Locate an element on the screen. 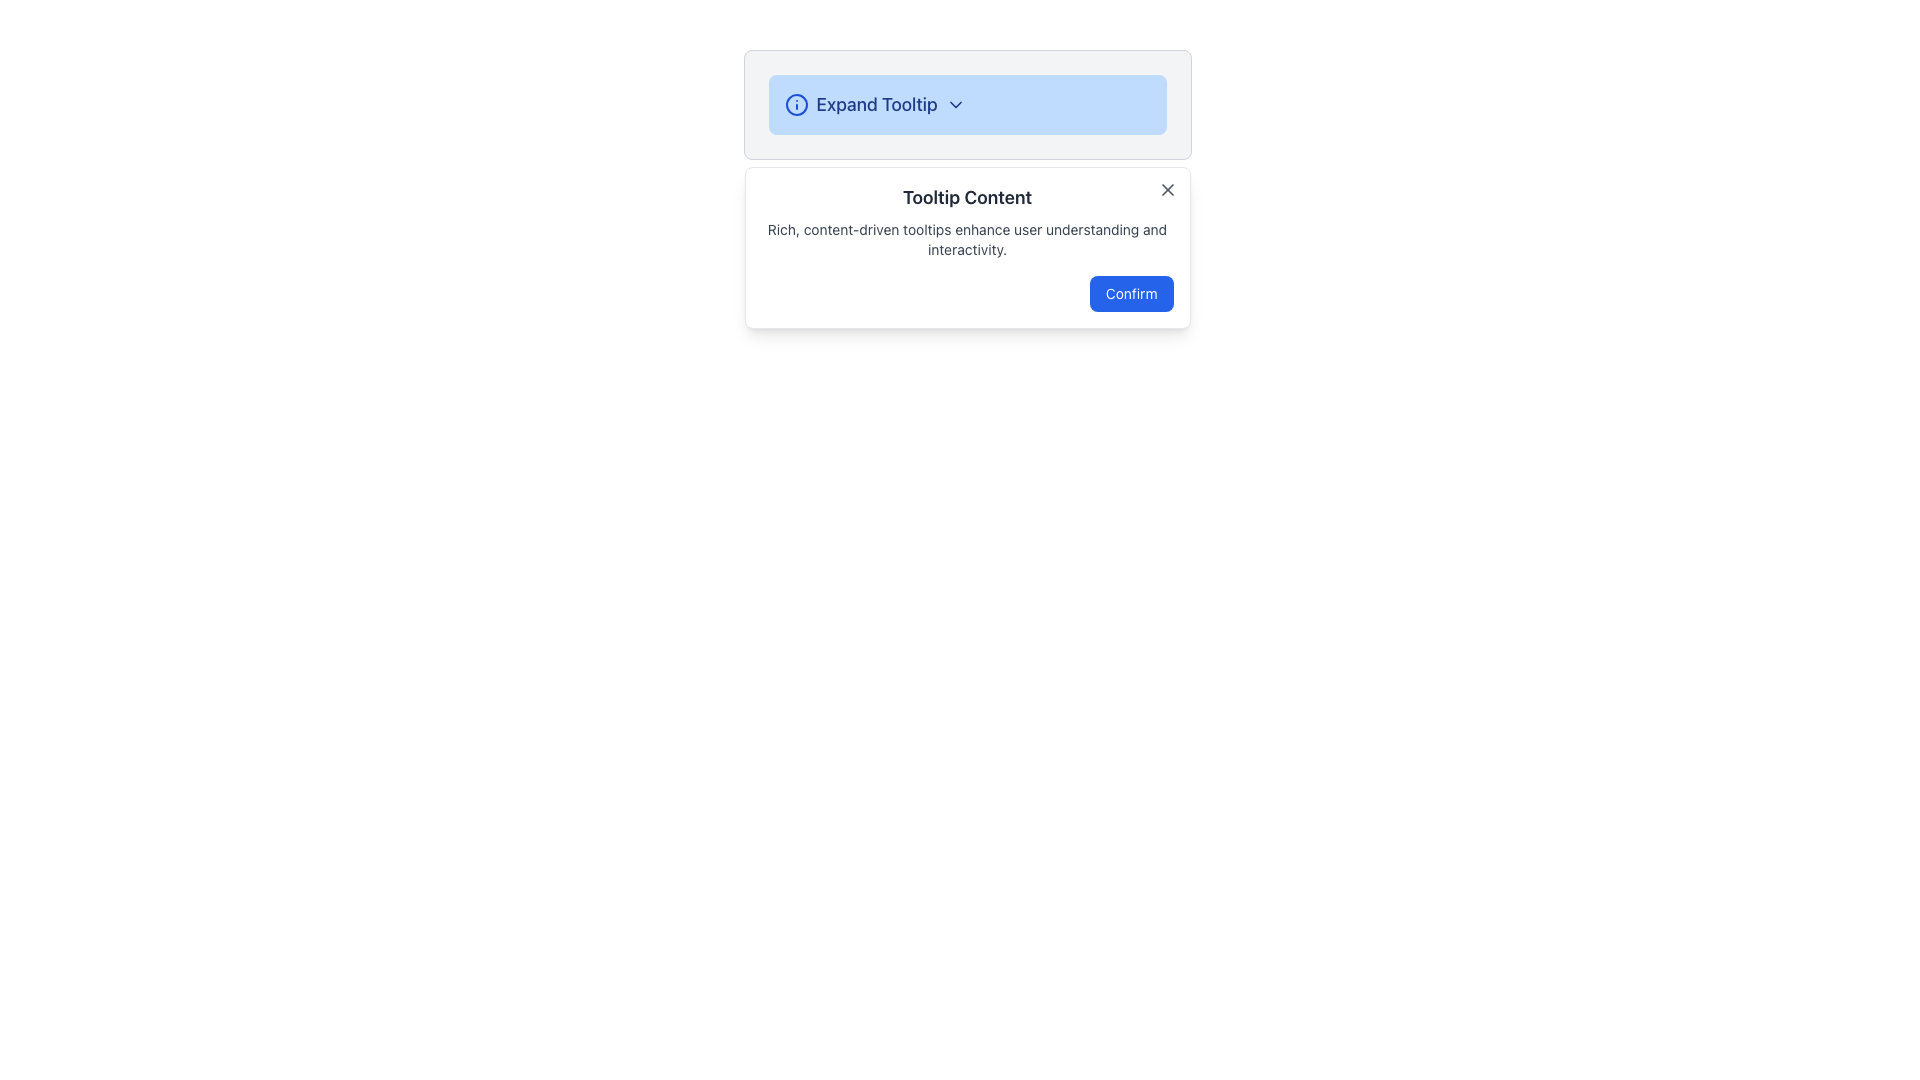 This screenshot has width=1920, height=1080. the Text Label displaying 'Rich, content-driven tooltips enhance user understanding and interactivity.' which is located below the title 'Tooltip Content' and above the 'Confirm' button is located at coordinates (967, 238).